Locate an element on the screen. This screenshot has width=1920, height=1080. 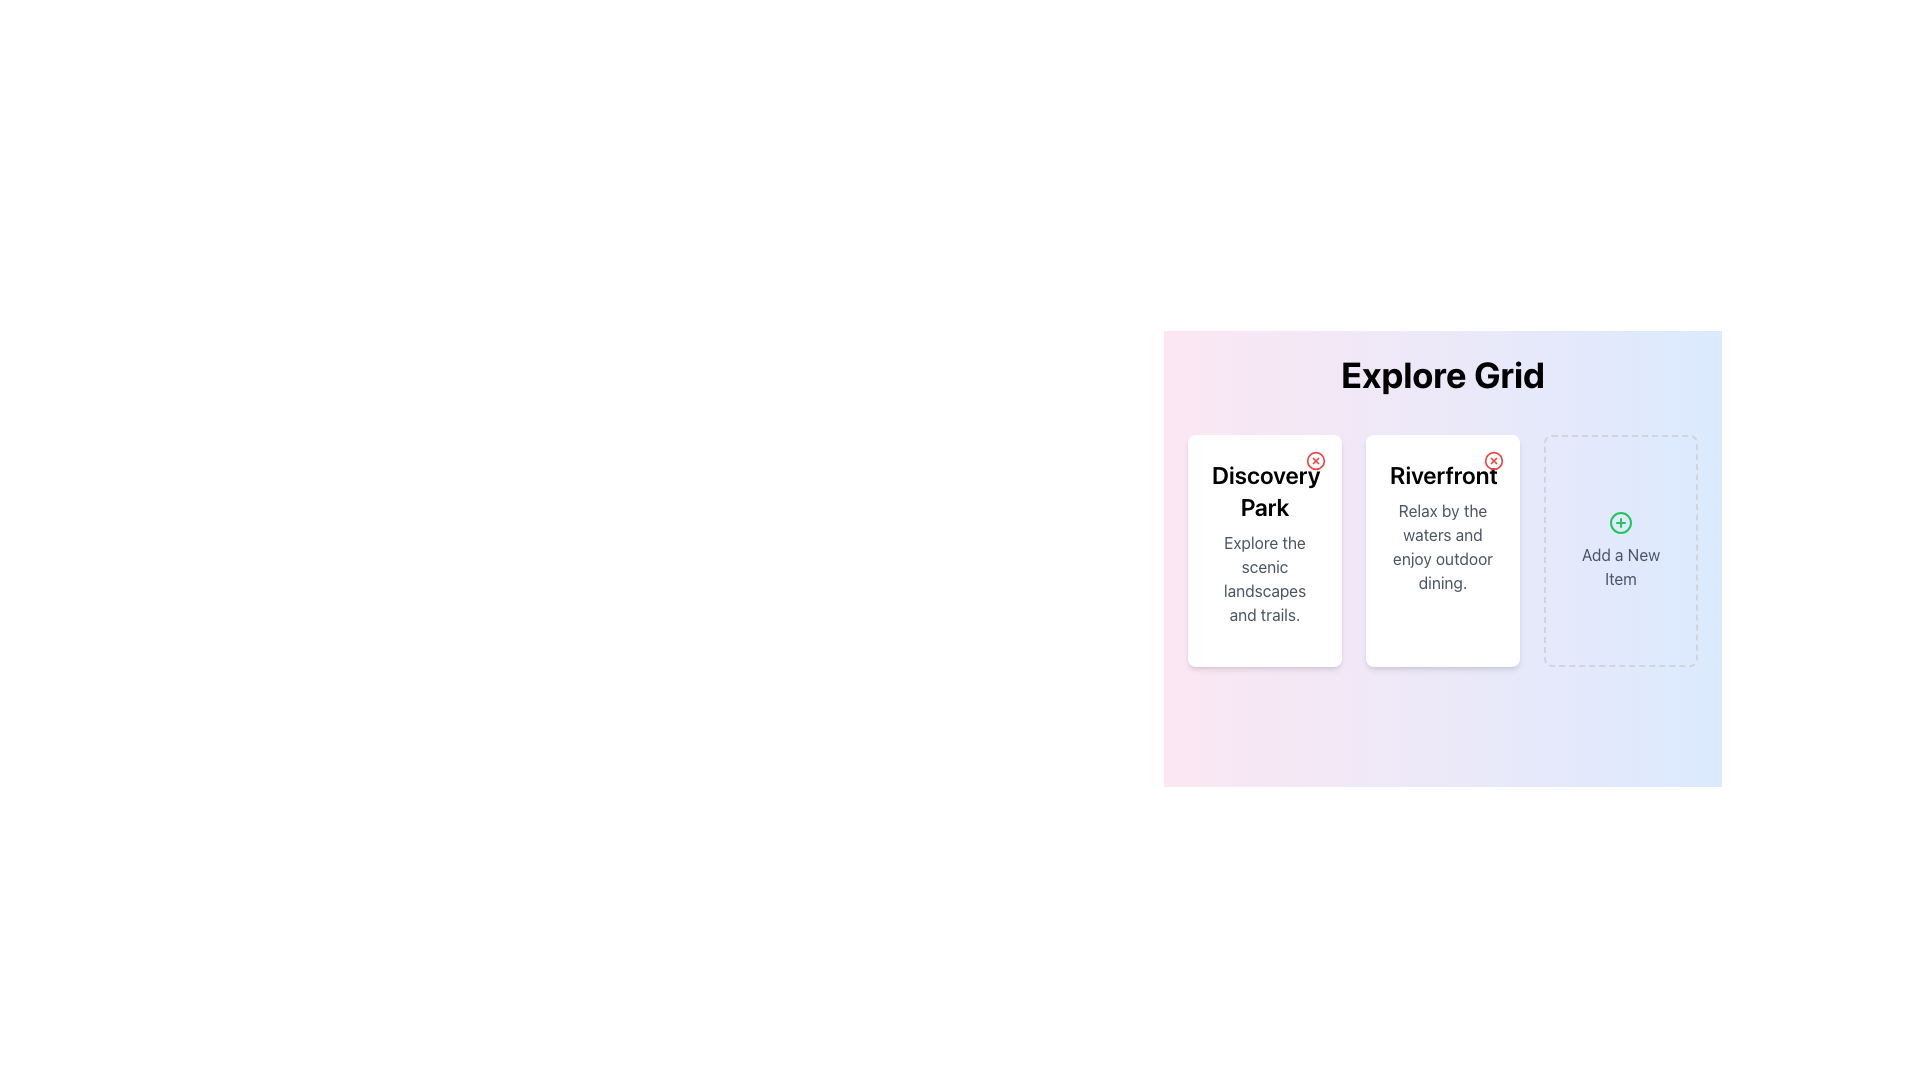
the close button located in the top-right corner of the 'Riverfront' card is located at coordinates (1493, 461).